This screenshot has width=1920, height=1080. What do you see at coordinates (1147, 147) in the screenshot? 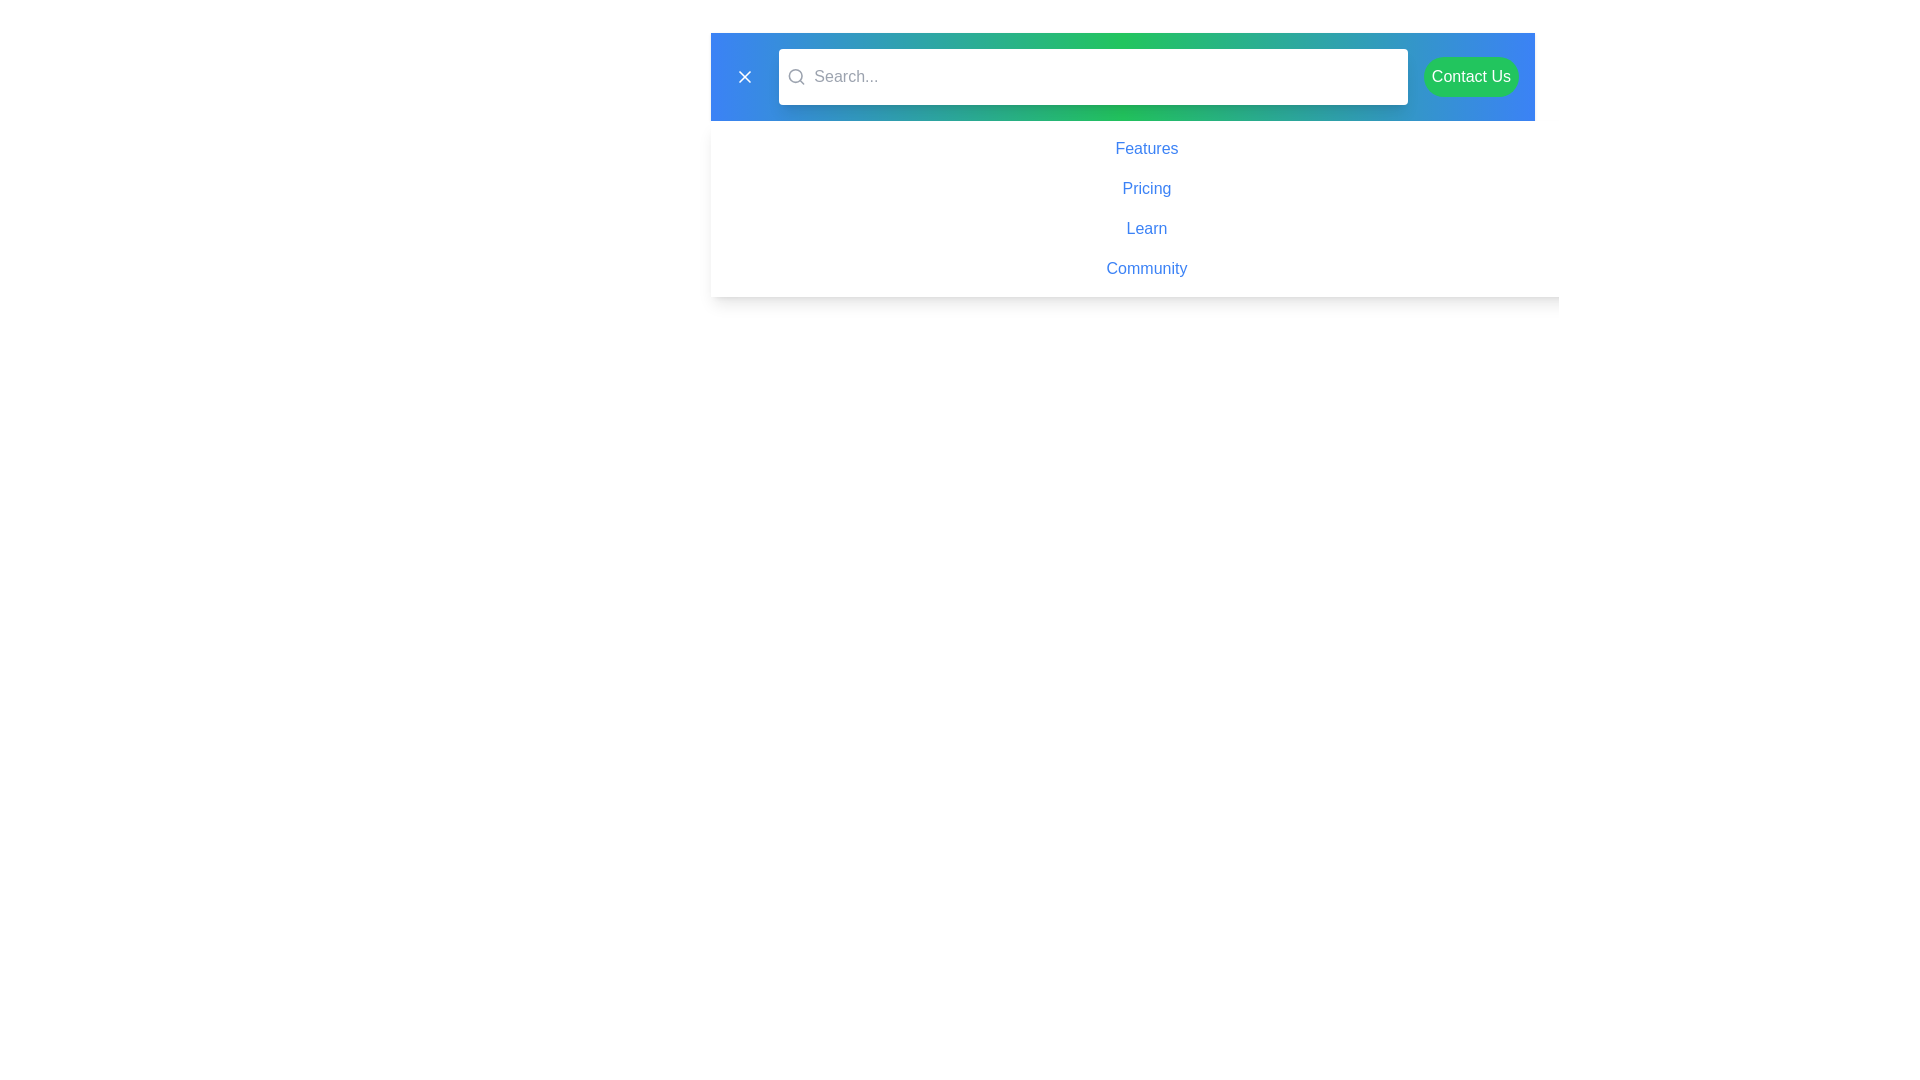
I see `keyboard navigation` at bounding box center [1147, 147].